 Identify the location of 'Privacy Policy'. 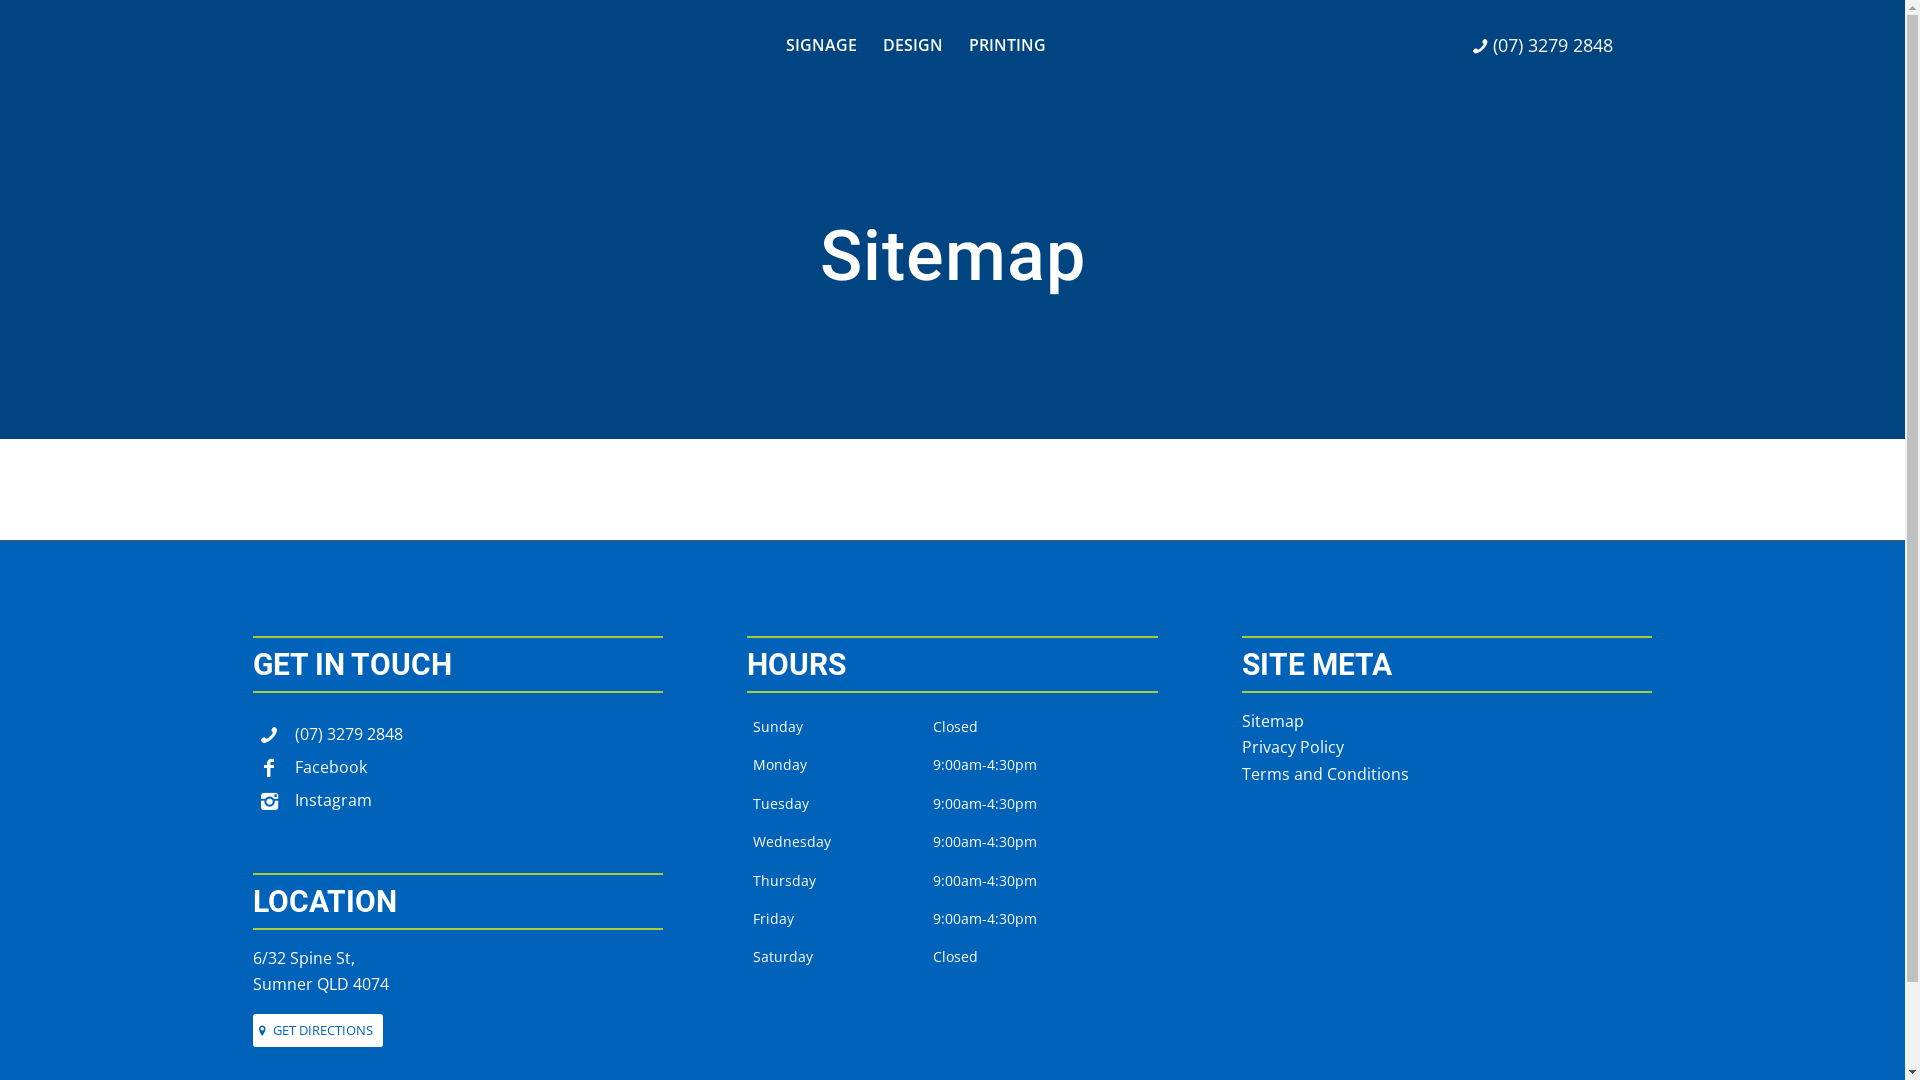
(1292, 747).